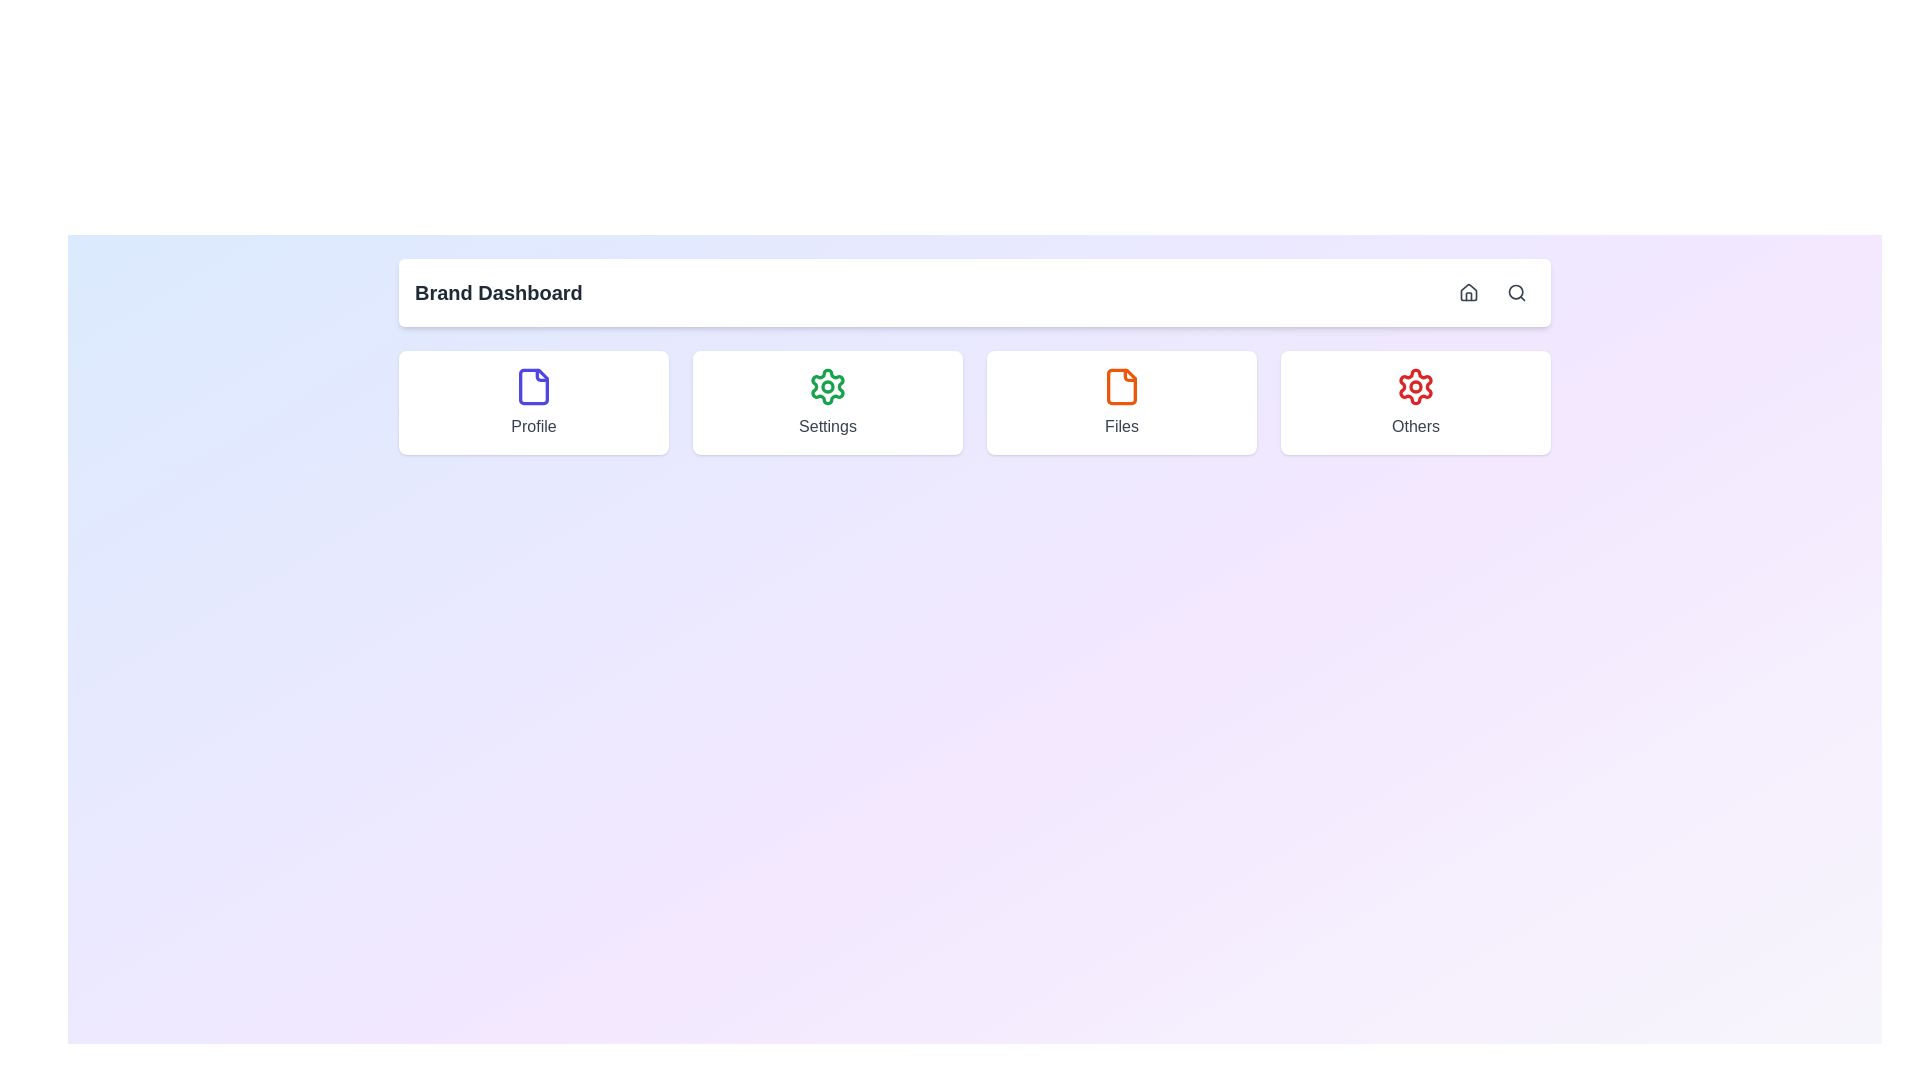  I want to click on the search button located at the top right portion of the bar to change its background color, so click(1516, 293).